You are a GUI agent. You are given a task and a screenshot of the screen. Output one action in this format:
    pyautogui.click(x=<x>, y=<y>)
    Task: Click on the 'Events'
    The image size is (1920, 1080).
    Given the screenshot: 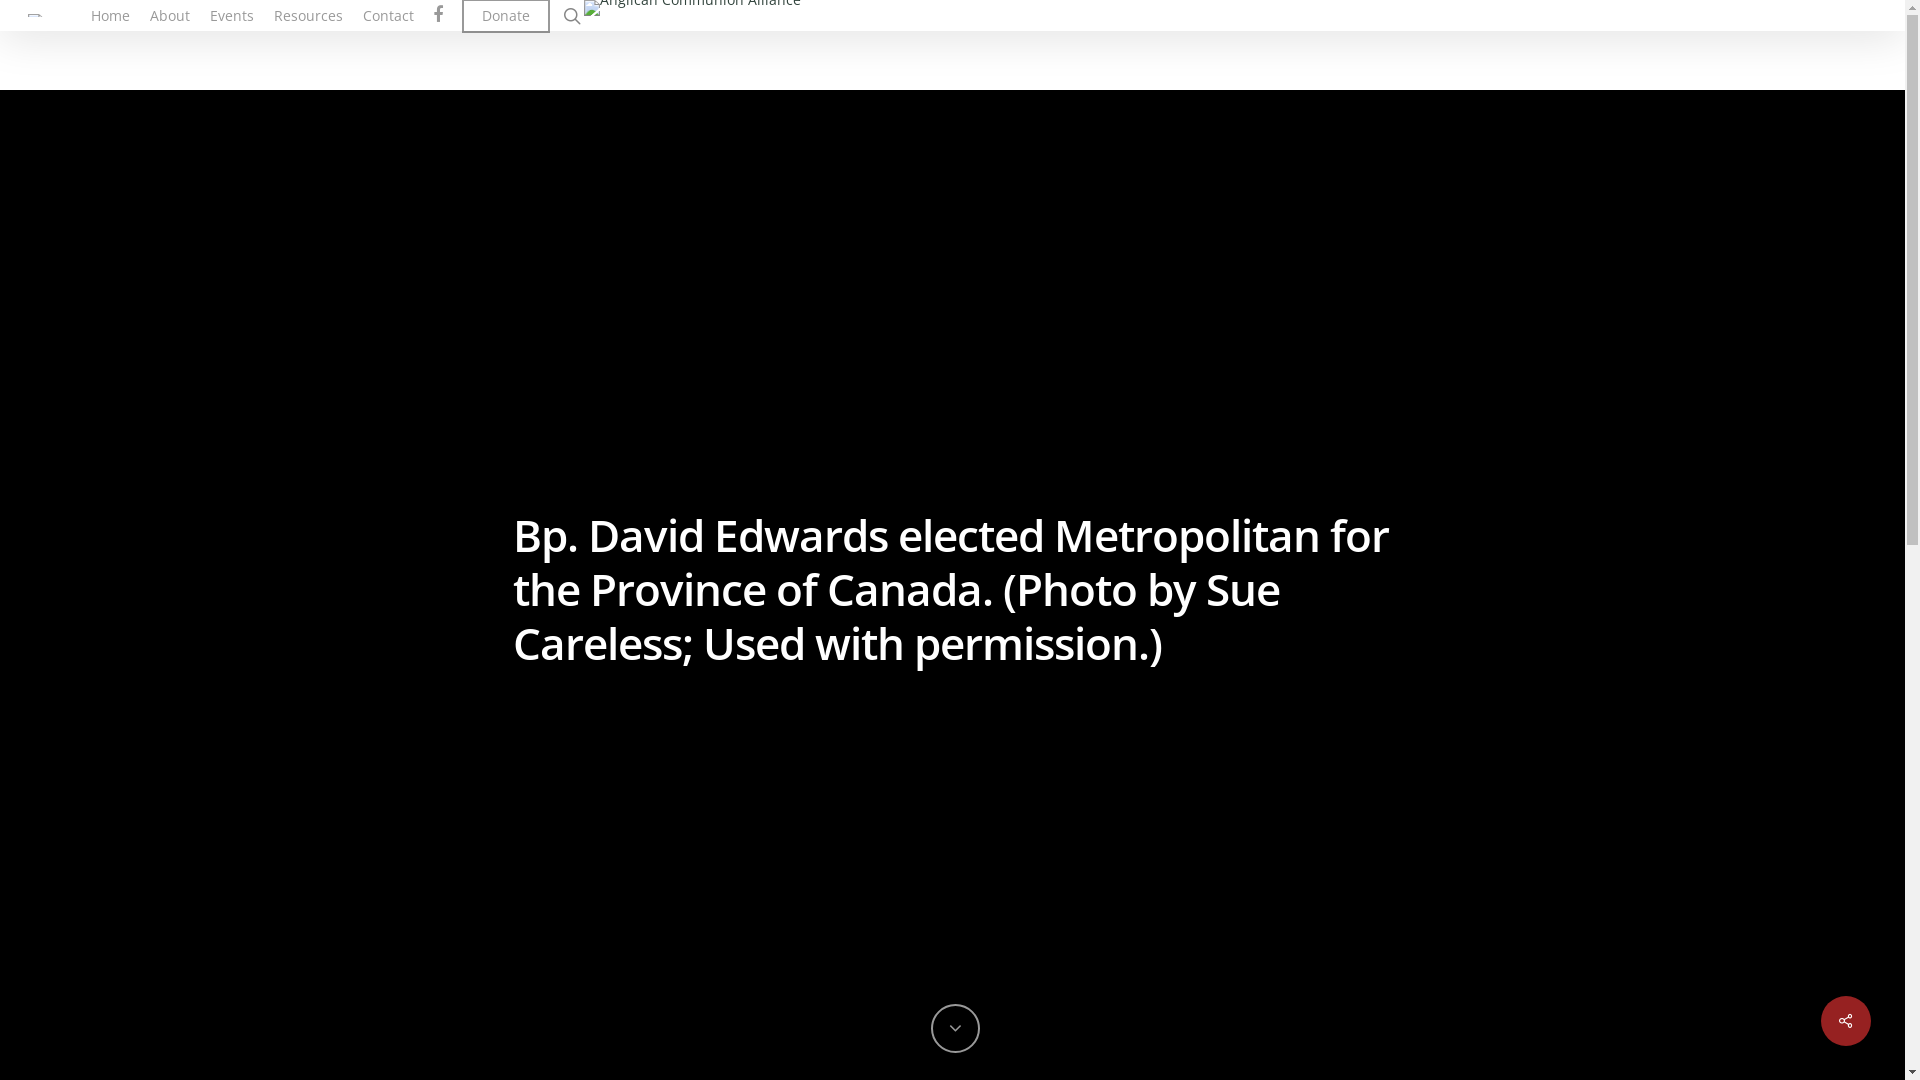 What is the action you would take?
    pyautogui.click(x=231, y=15)
    